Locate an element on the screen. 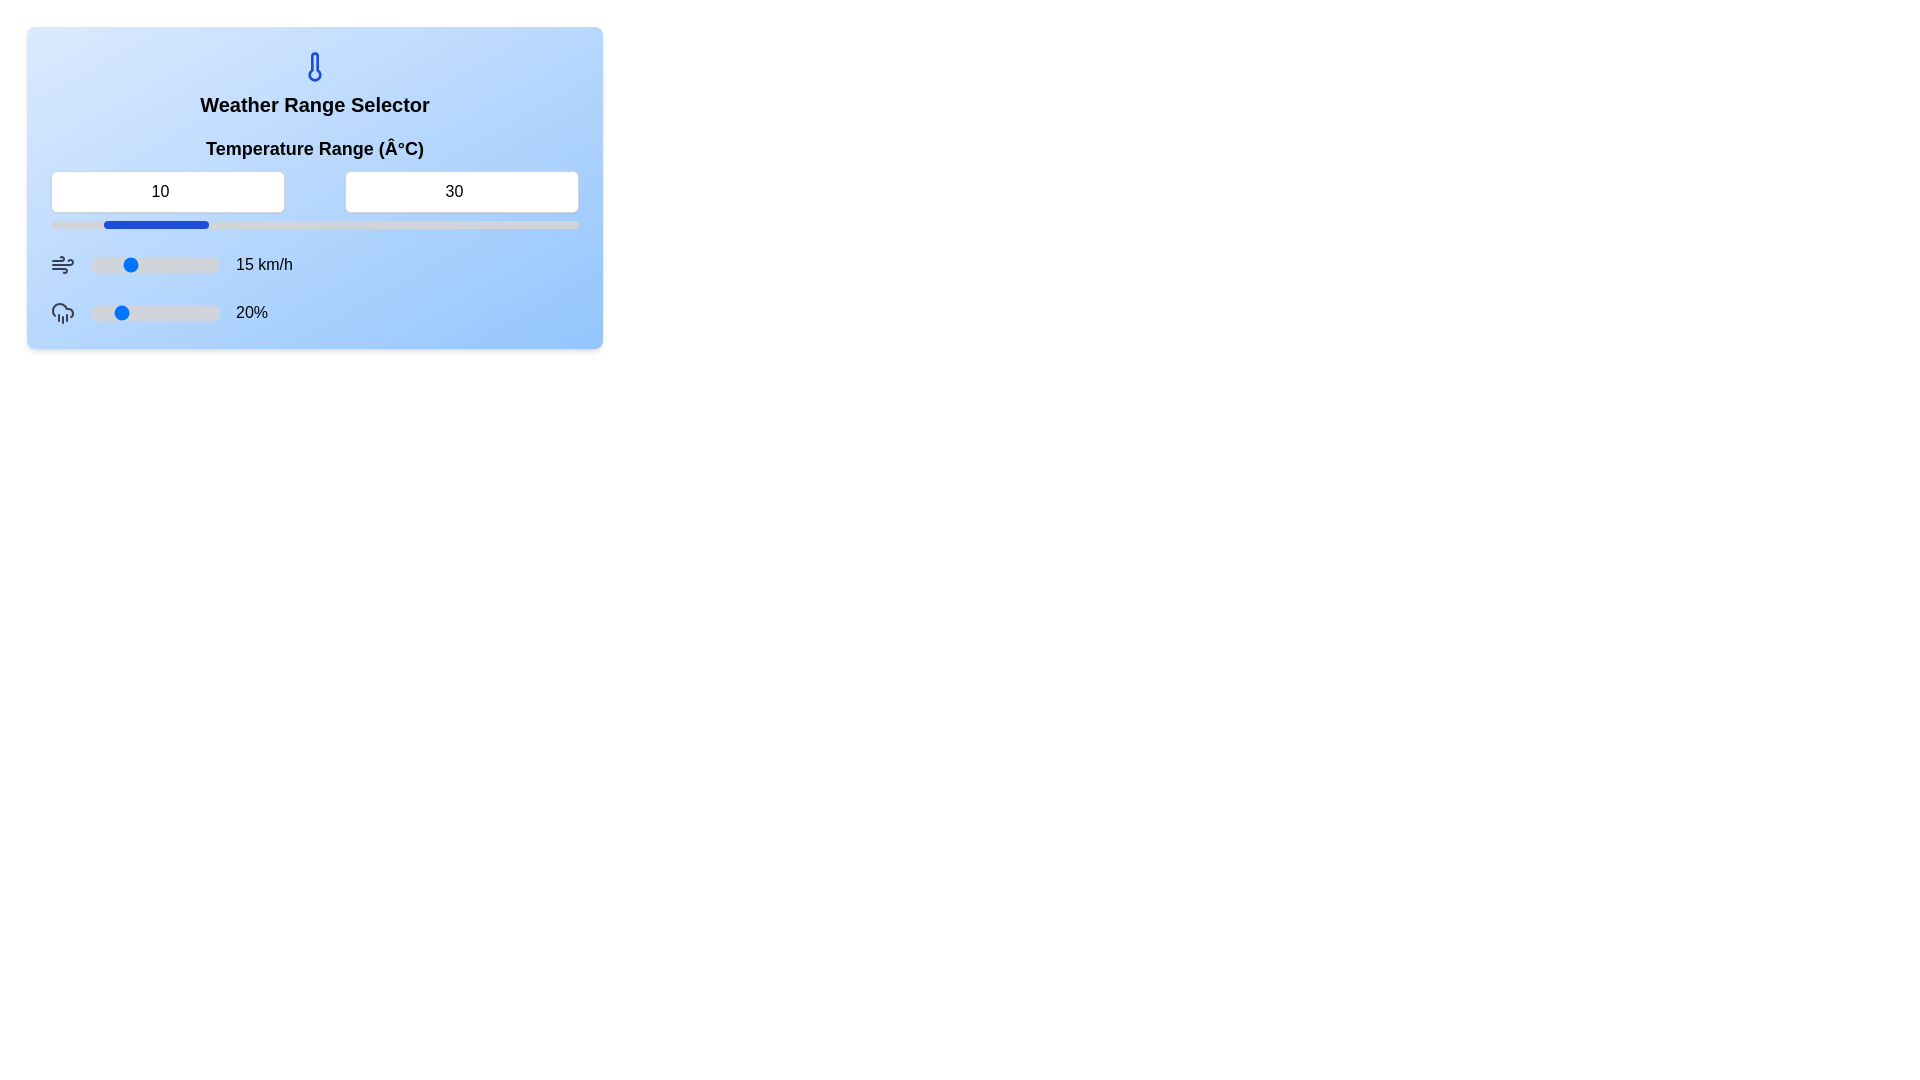 This screenshot has height=1080, width=1920. the highlighted part of the thermometer icon, which is a blue rounded rectangle located at the top-center of the 'Weather Range Selector' component is located at coordinates (314, 65).